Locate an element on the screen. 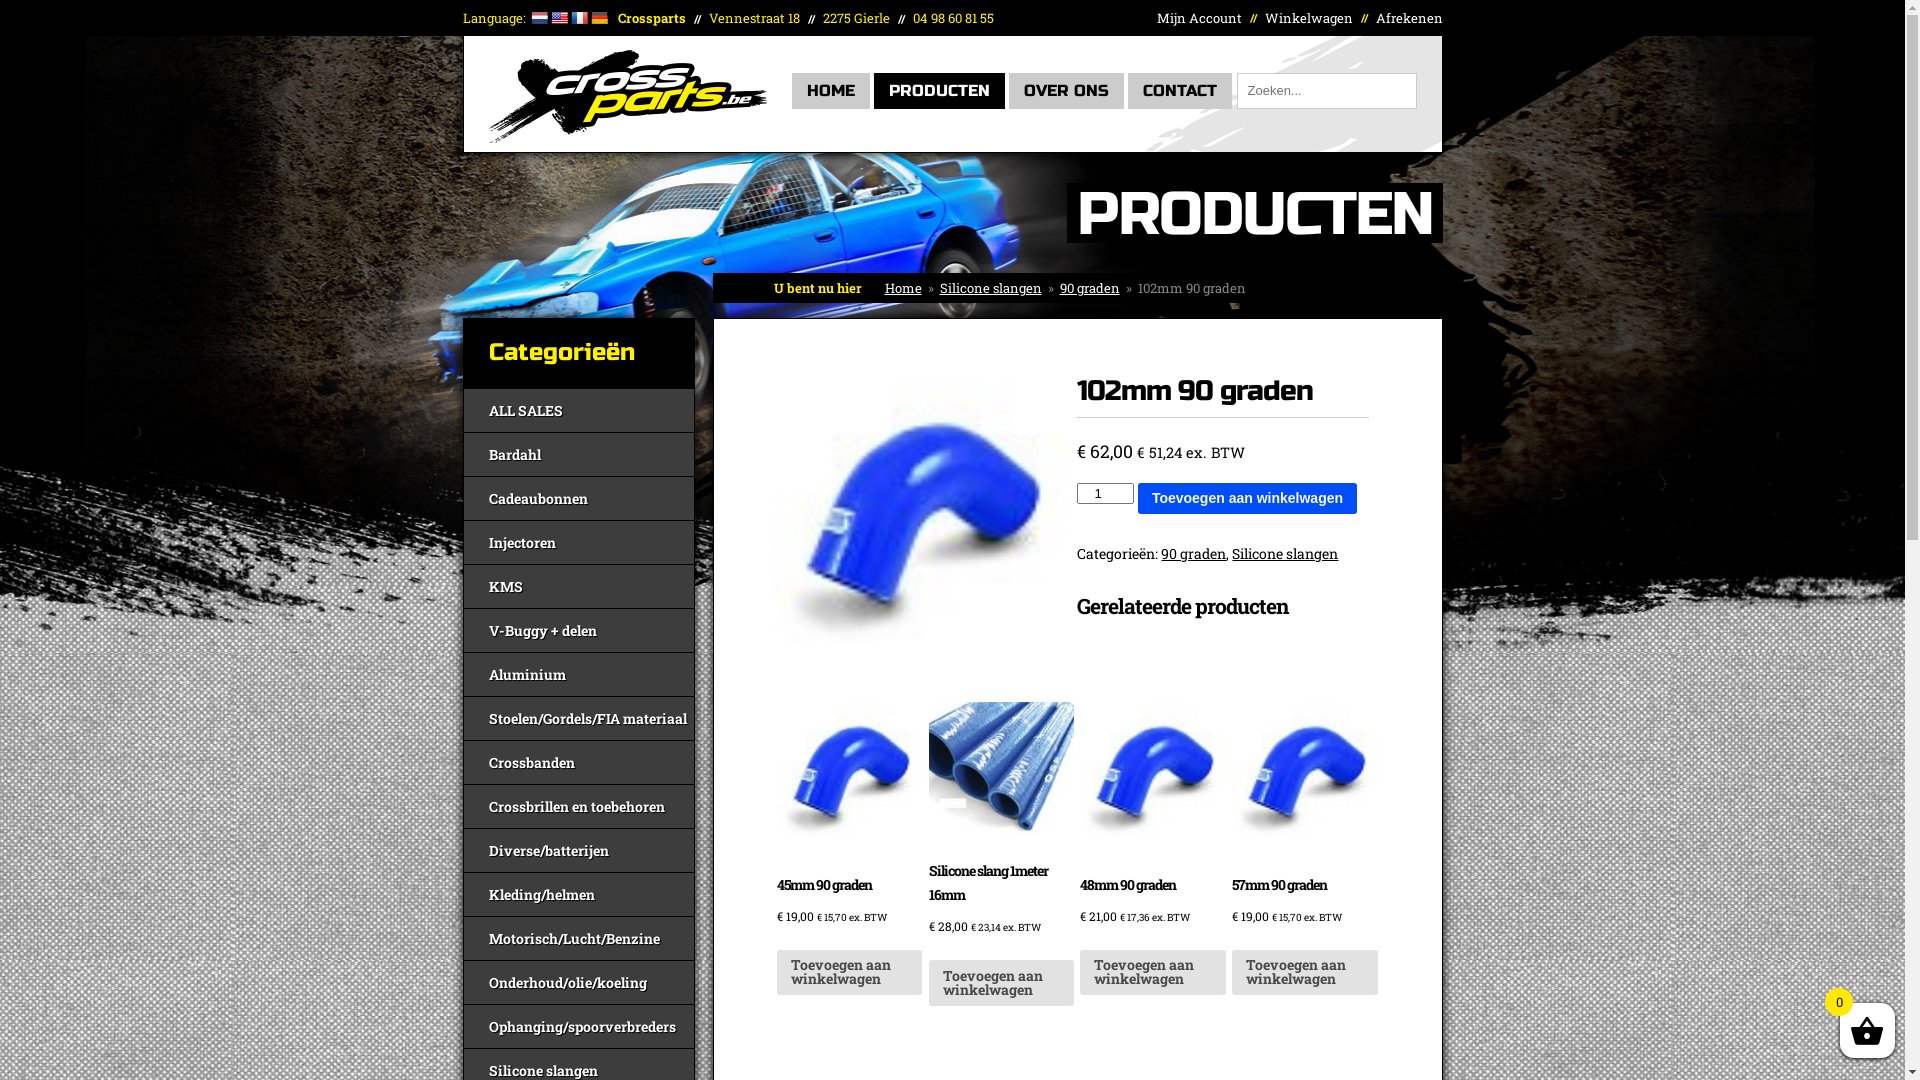  'Crossbanden' is located at coordinates (578, 762).